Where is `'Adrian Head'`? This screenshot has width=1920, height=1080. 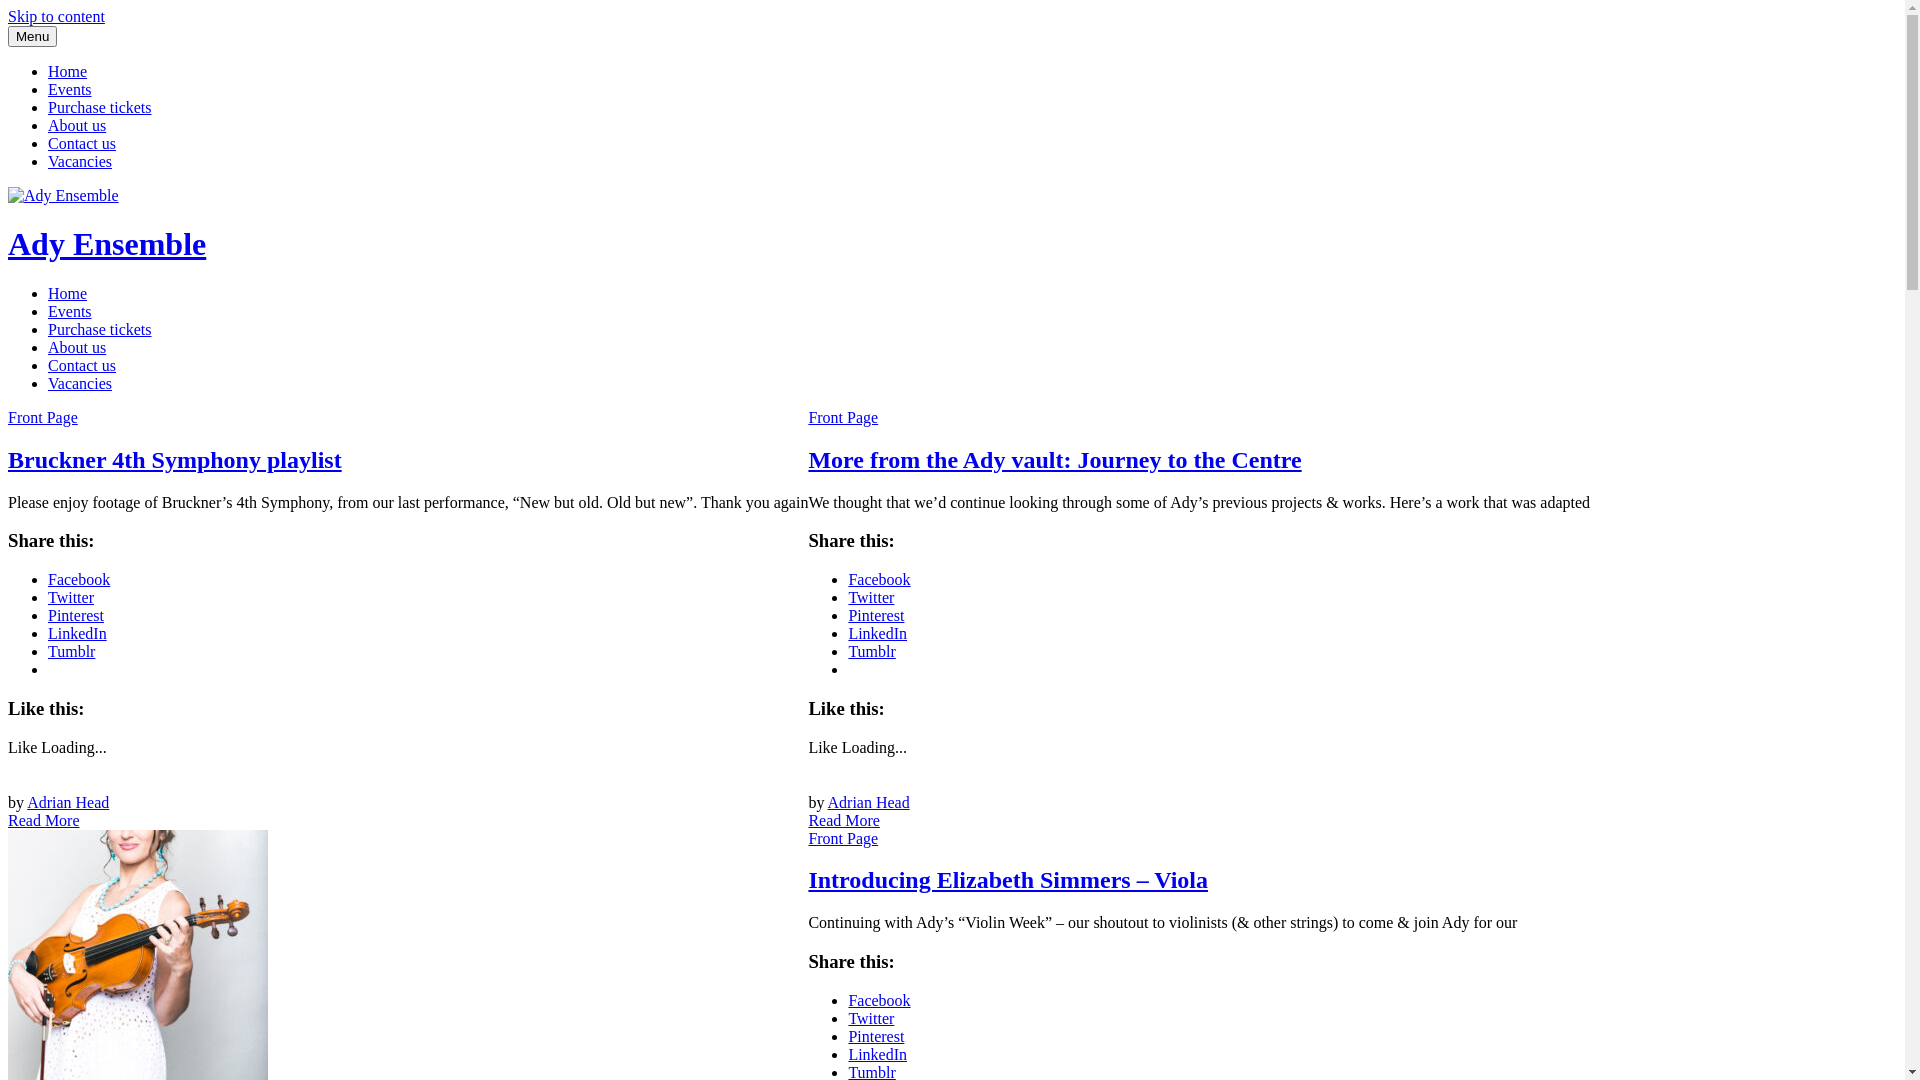 'Adrian Head' is located at coordinates (67, 801).